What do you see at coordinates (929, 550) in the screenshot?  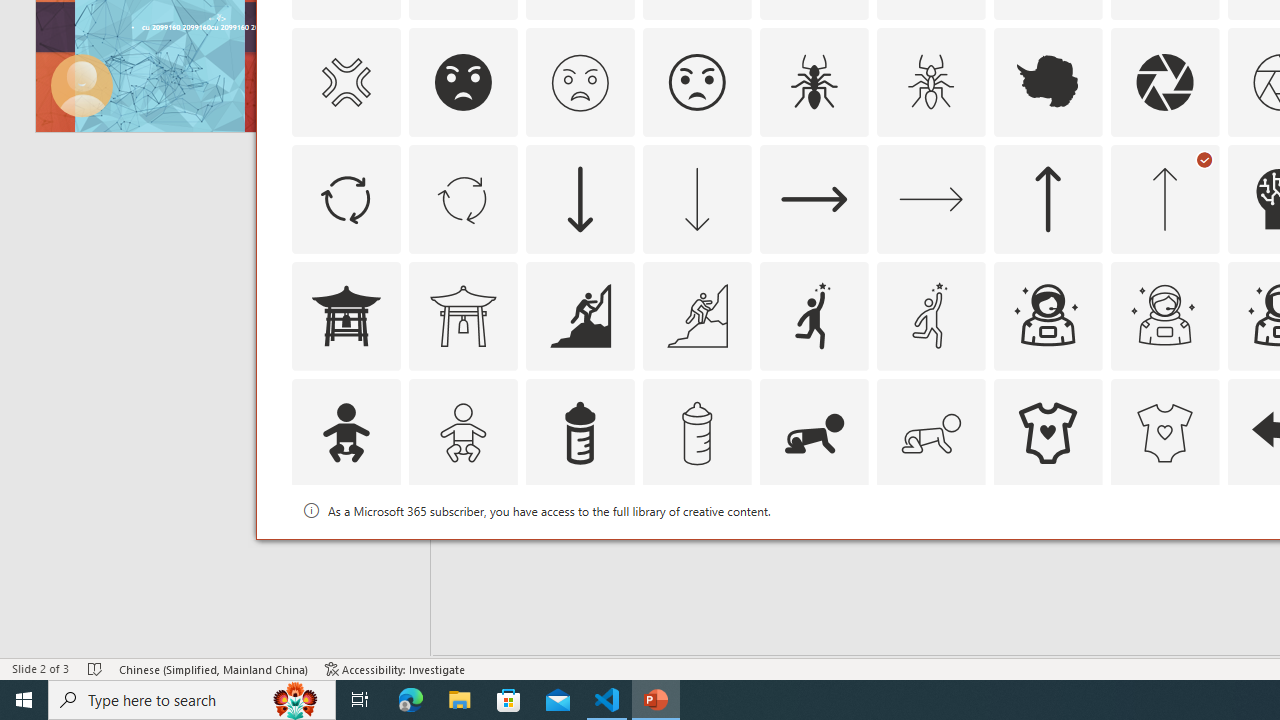 I see `'AutomationID: Icons_Badge4'` at bounding box center [929, 550].